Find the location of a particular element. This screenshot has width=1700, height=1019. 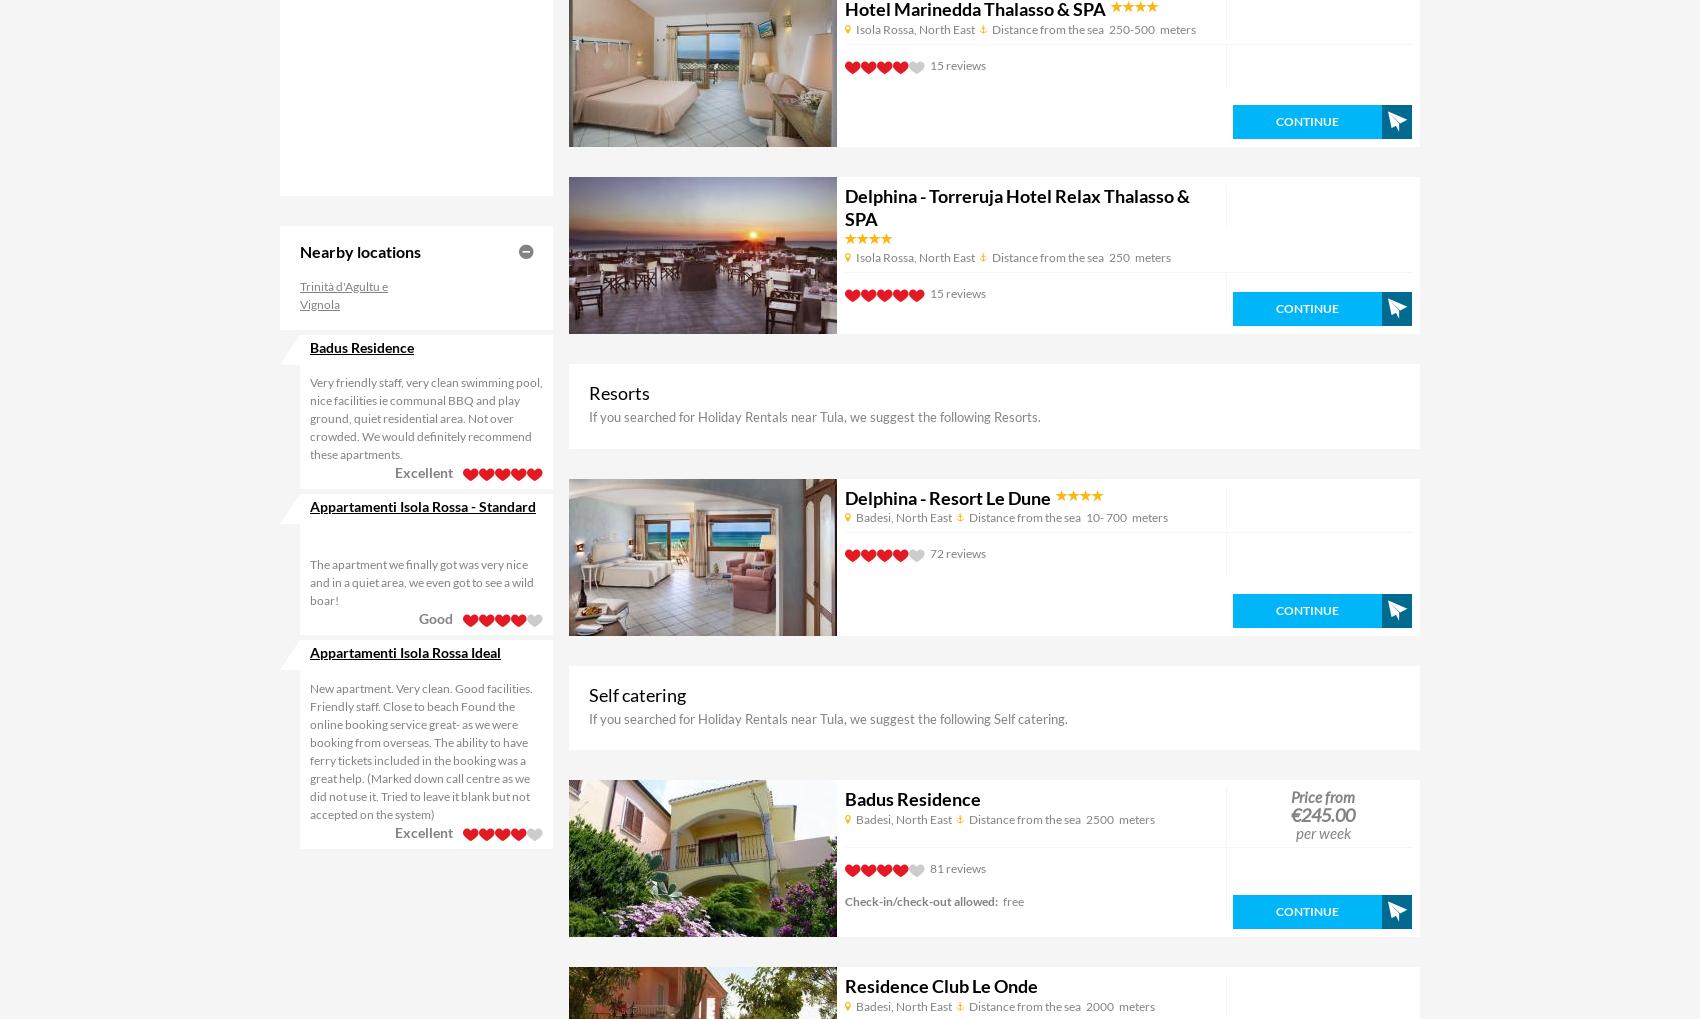

'10- 700' is located at coordinates (1105, 517).